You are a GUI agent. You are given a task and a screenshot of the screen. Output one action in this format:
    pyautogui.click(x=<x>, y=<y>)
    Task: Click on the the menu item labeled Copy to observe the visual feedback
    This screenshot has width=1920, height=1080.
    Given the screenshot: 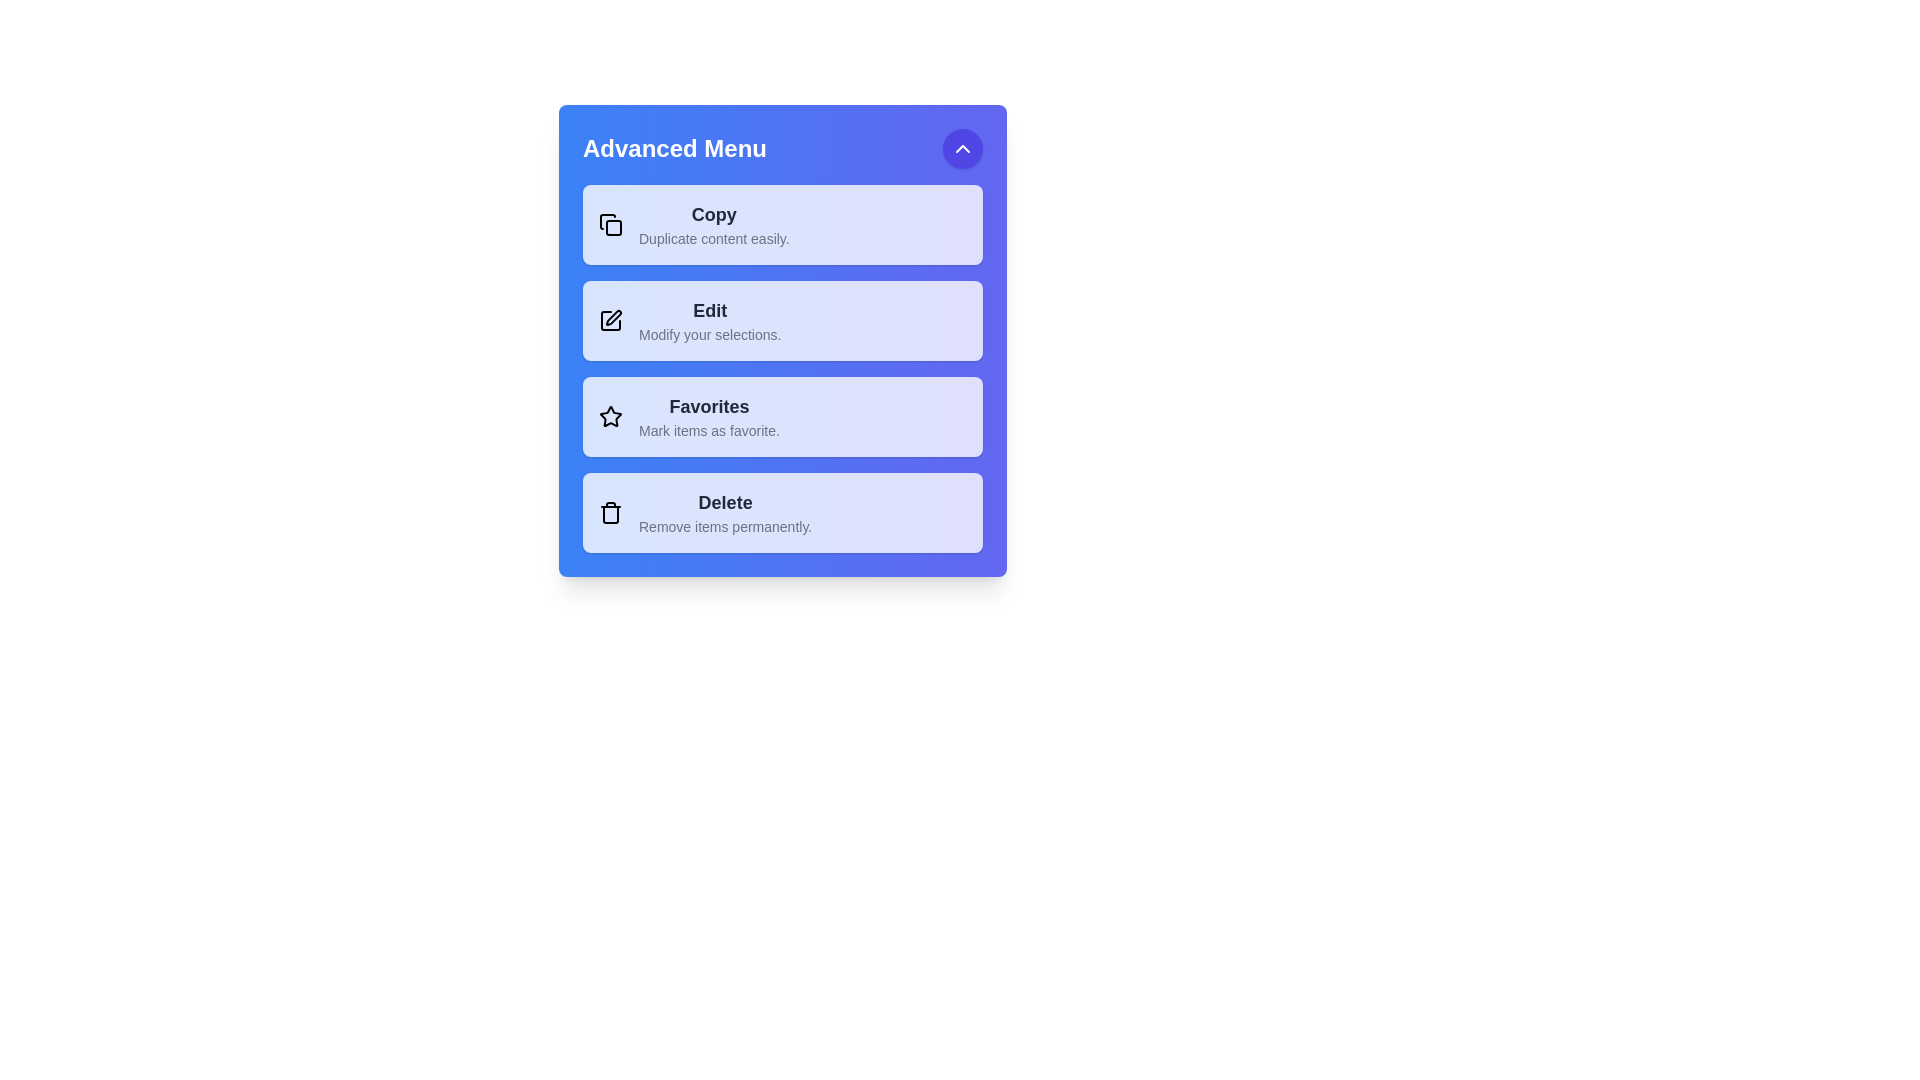 What is the action you would take?
    pyautogui.click(x=781, y=224)
    